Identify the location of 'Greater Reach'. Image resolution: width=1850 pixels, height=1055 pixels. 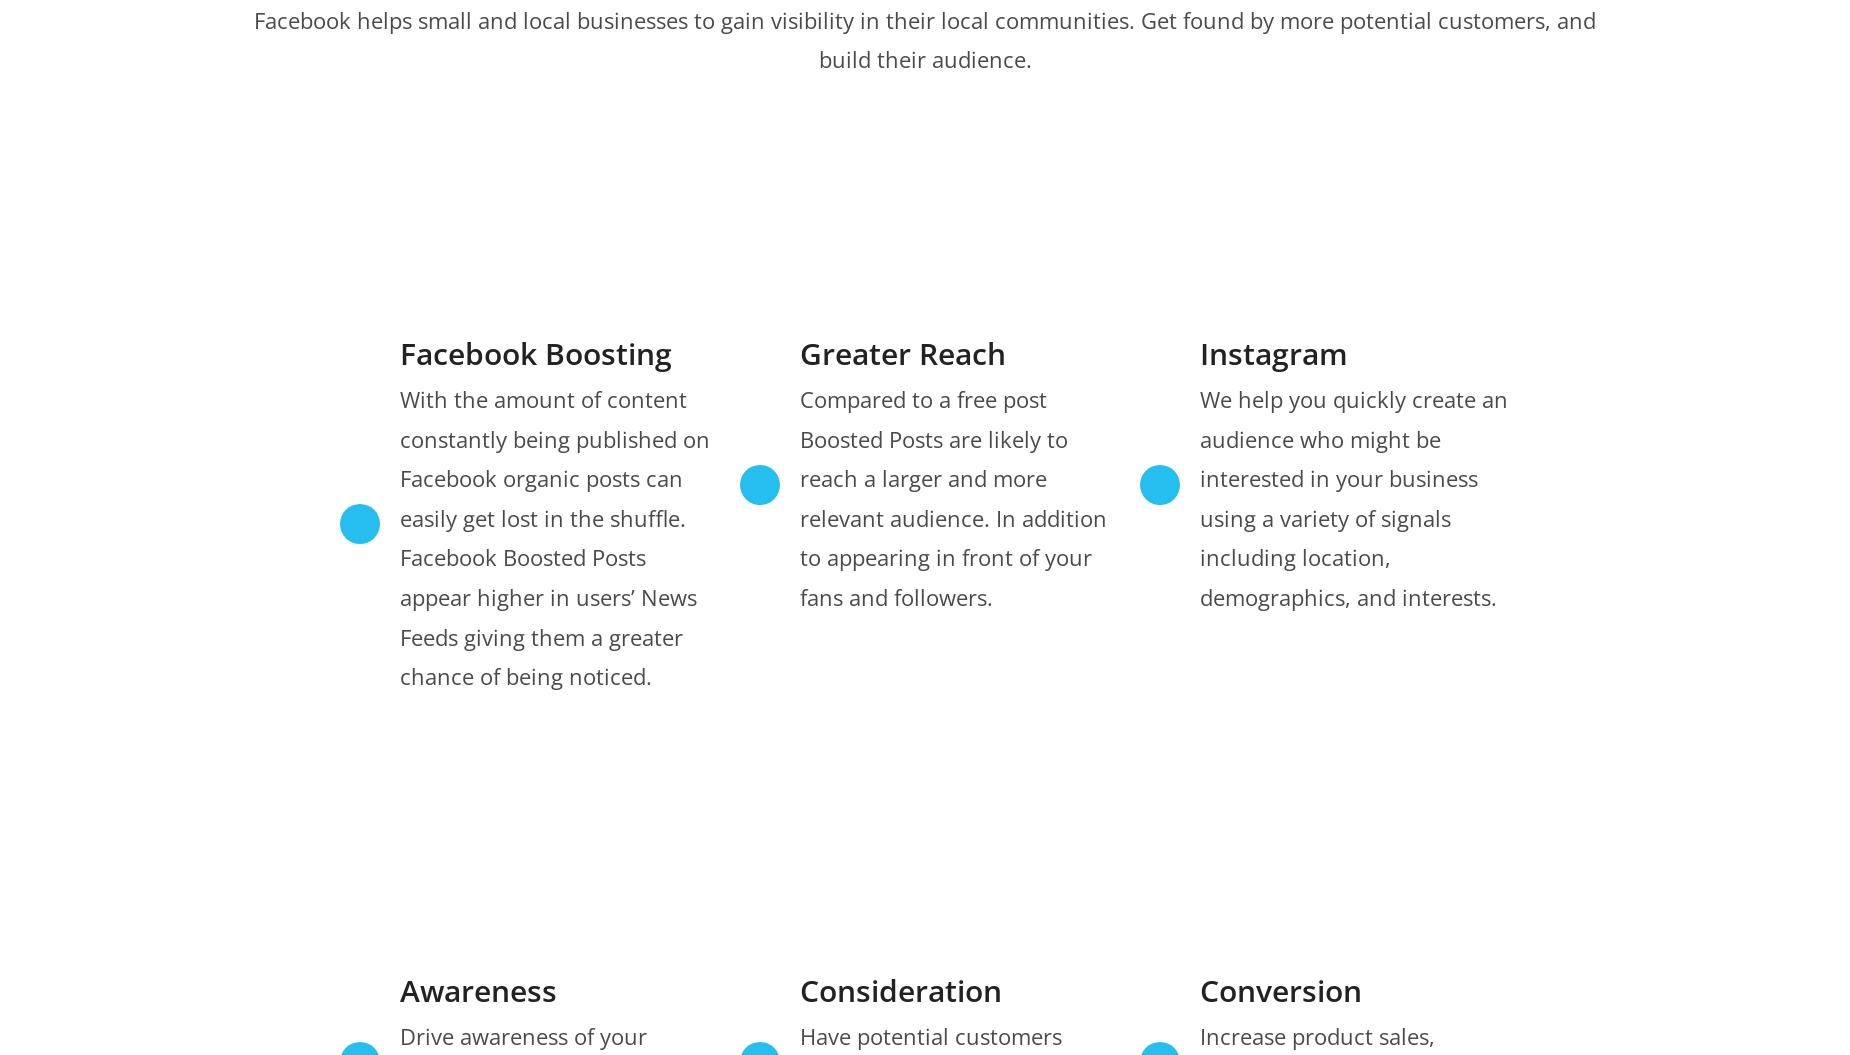
(902, 353).